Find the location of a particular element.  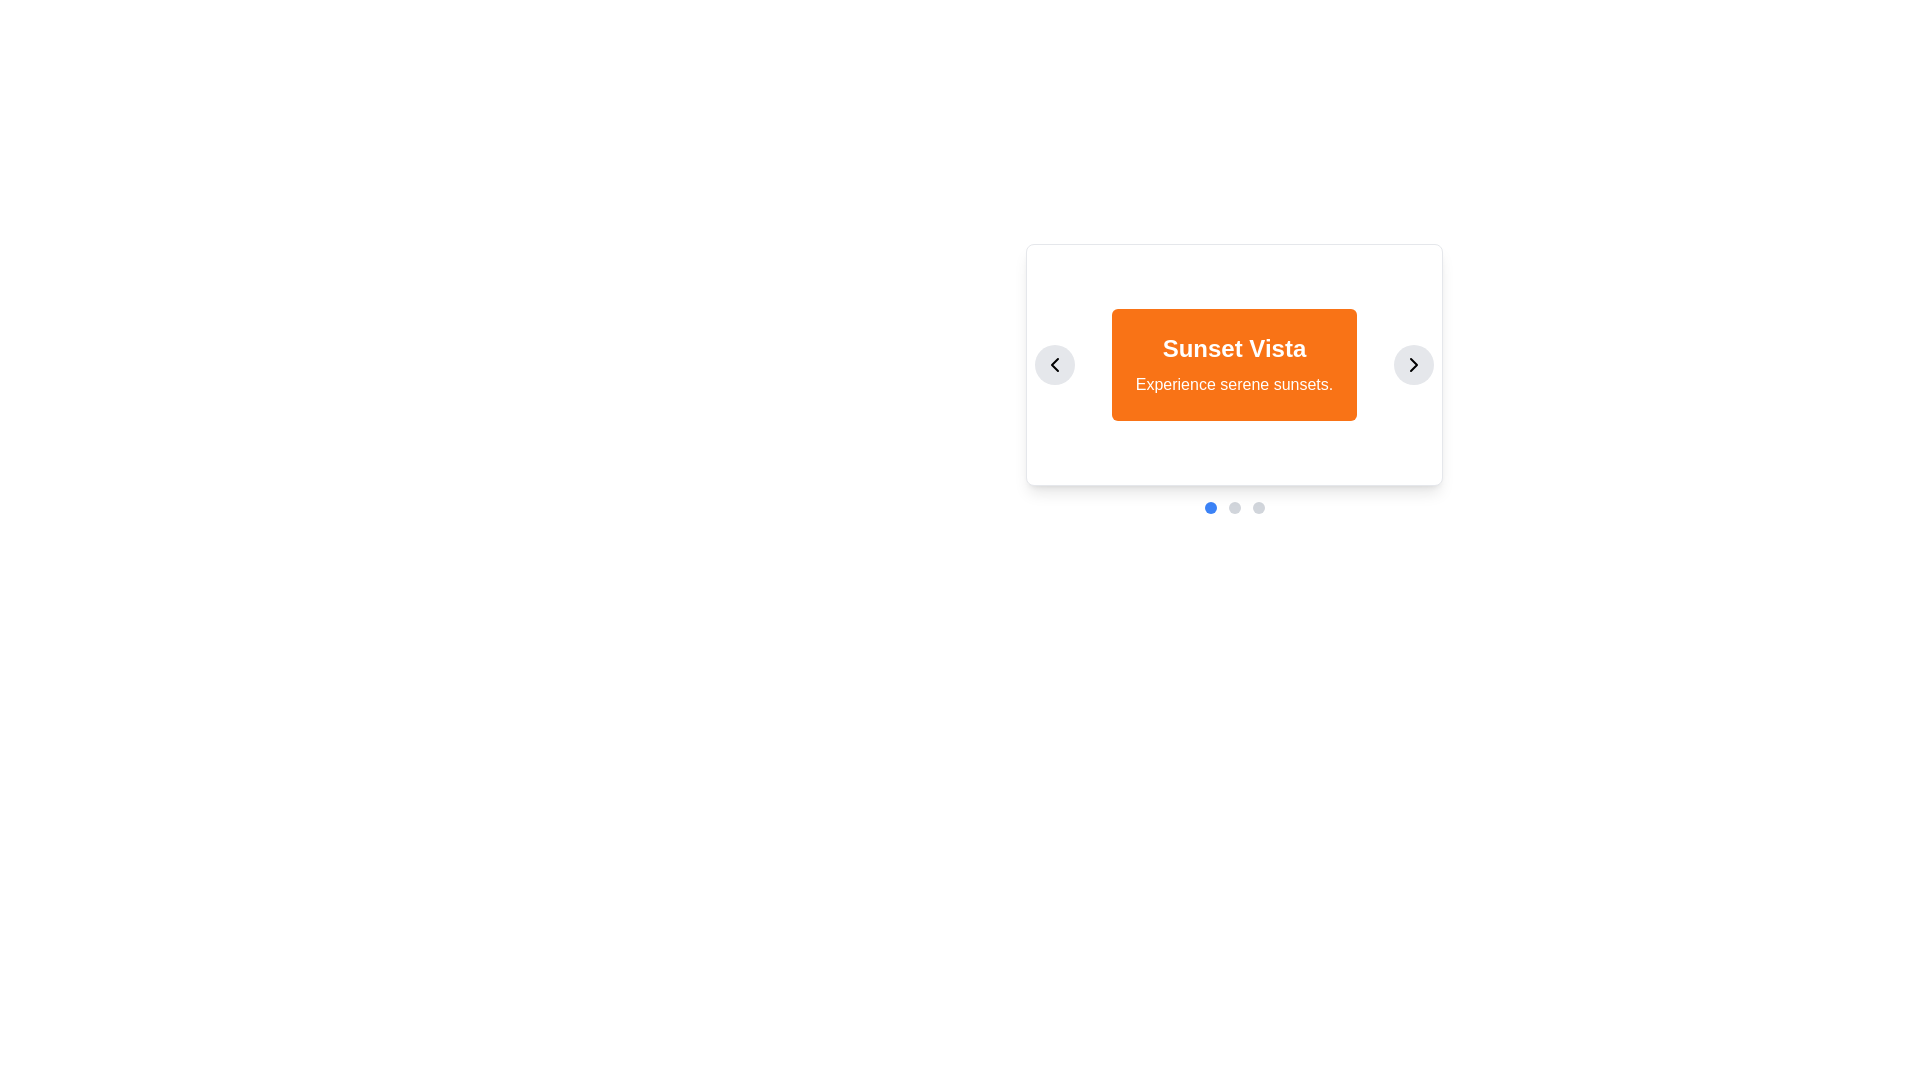

the navigational button located to the left of the central orange box containing the text 'Sunset Vista' is located at coordinates (1054, 365).